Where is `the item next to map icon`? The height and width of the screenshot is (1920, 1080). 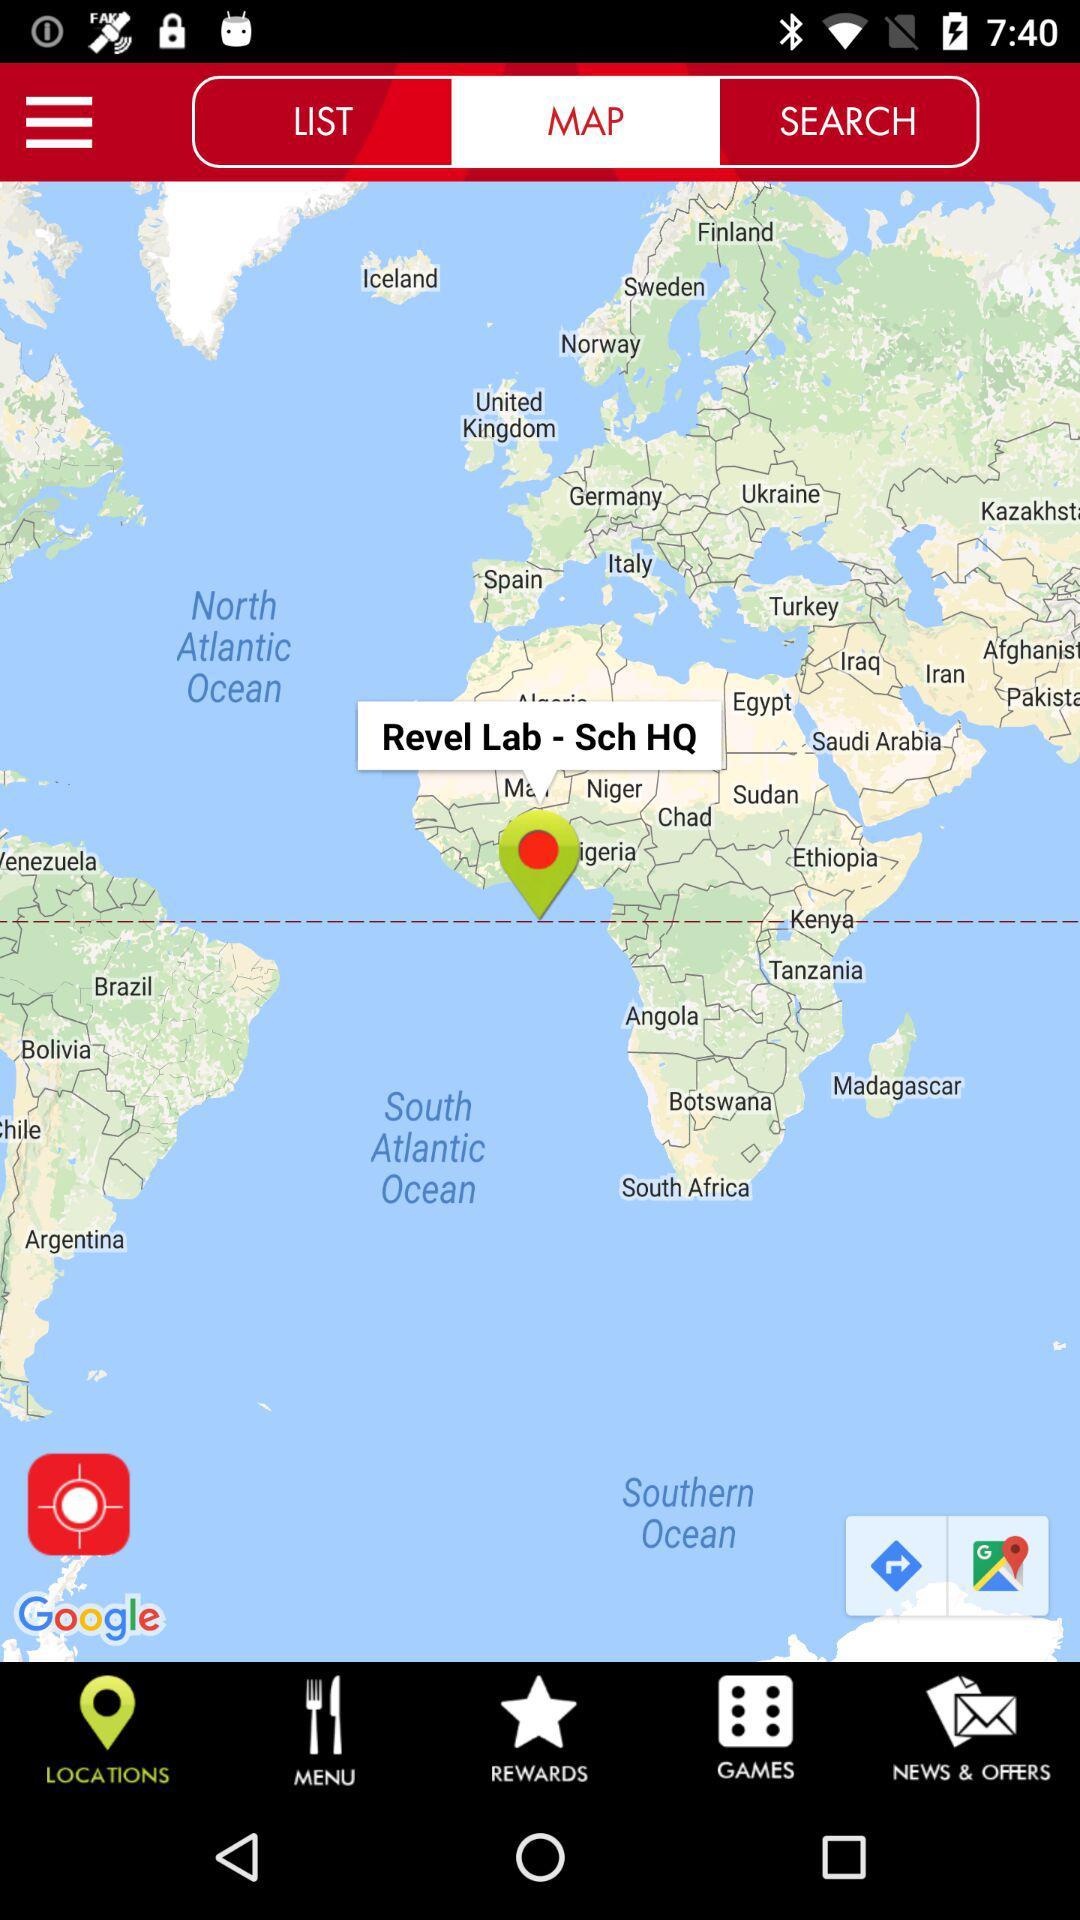 the item next to map icon is located at coordinates (322, 120).